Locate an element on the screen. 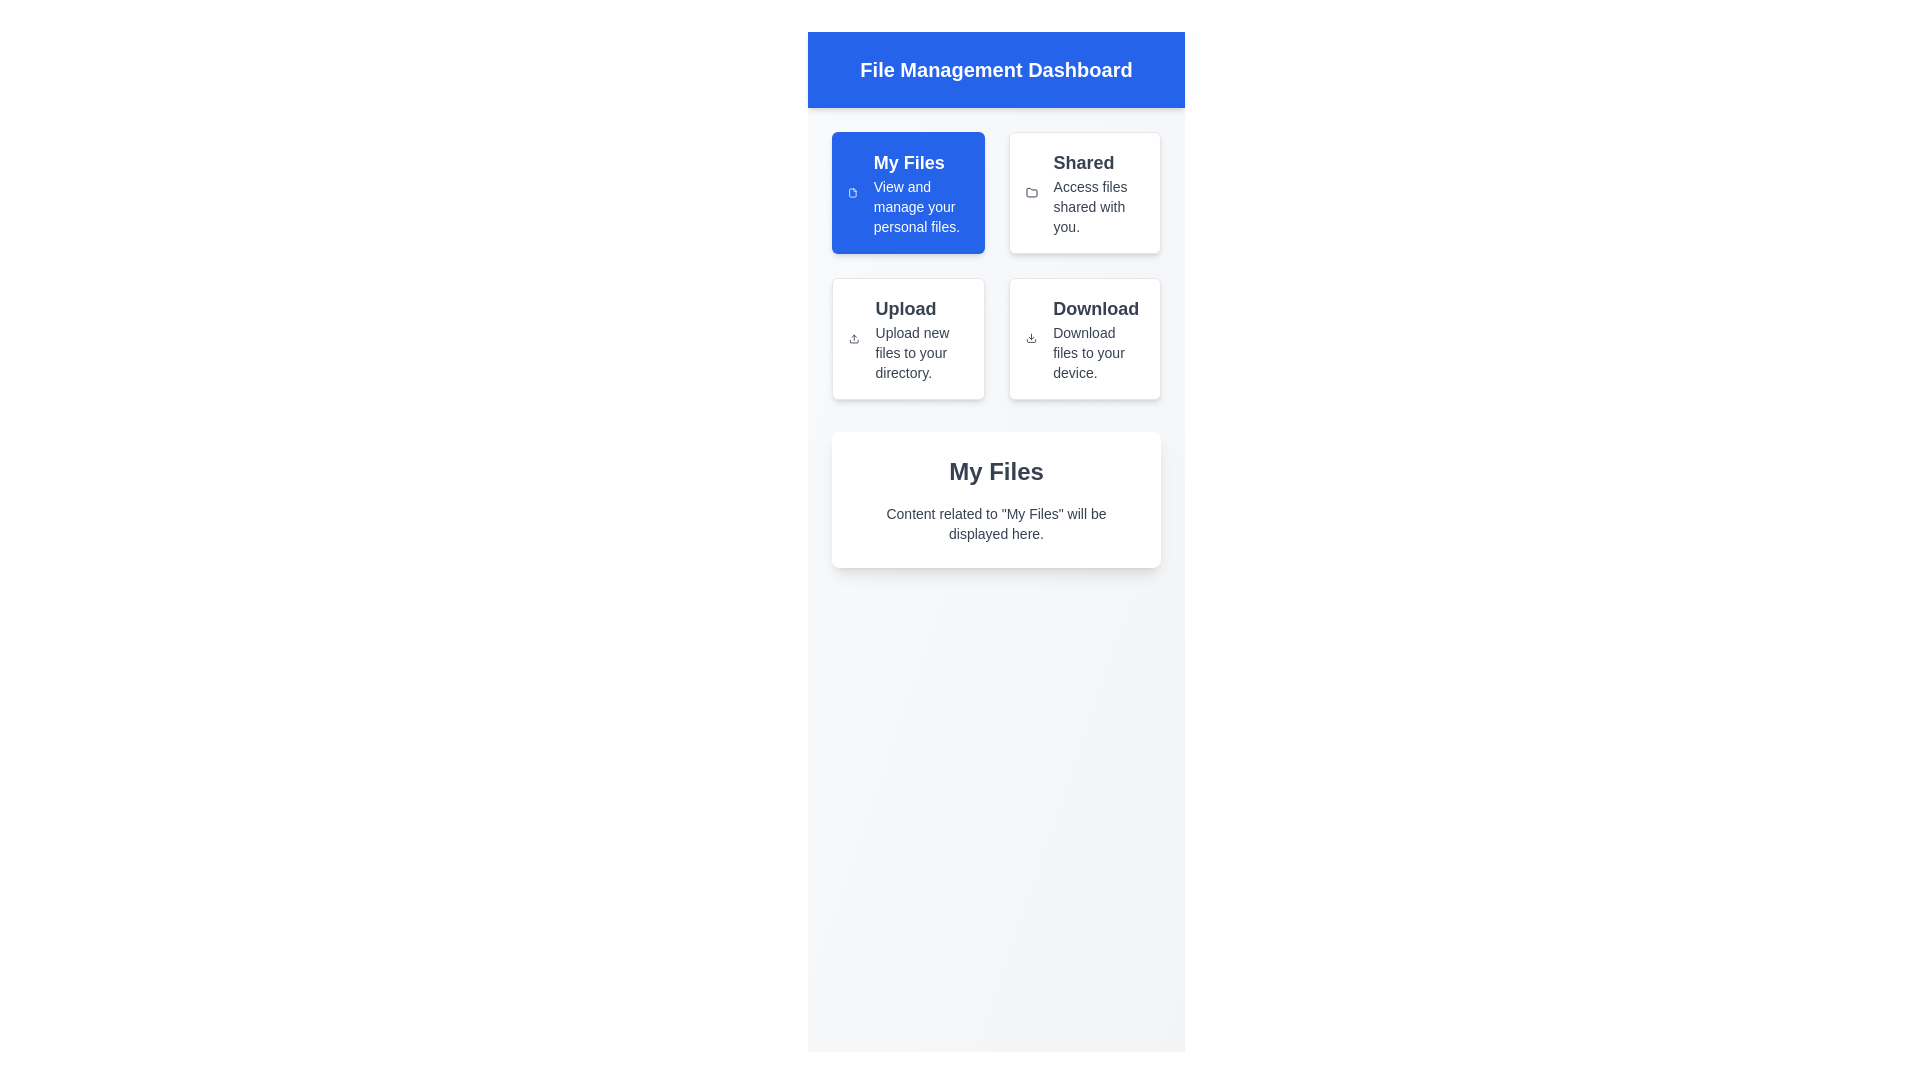  text content of the small text section containing 'Content related to "My Files" will be displayed here.', which is styled with a smaller font size and positioned directly below the 'My Files' heading within a card-like layout is located at coordinates (996, 523).